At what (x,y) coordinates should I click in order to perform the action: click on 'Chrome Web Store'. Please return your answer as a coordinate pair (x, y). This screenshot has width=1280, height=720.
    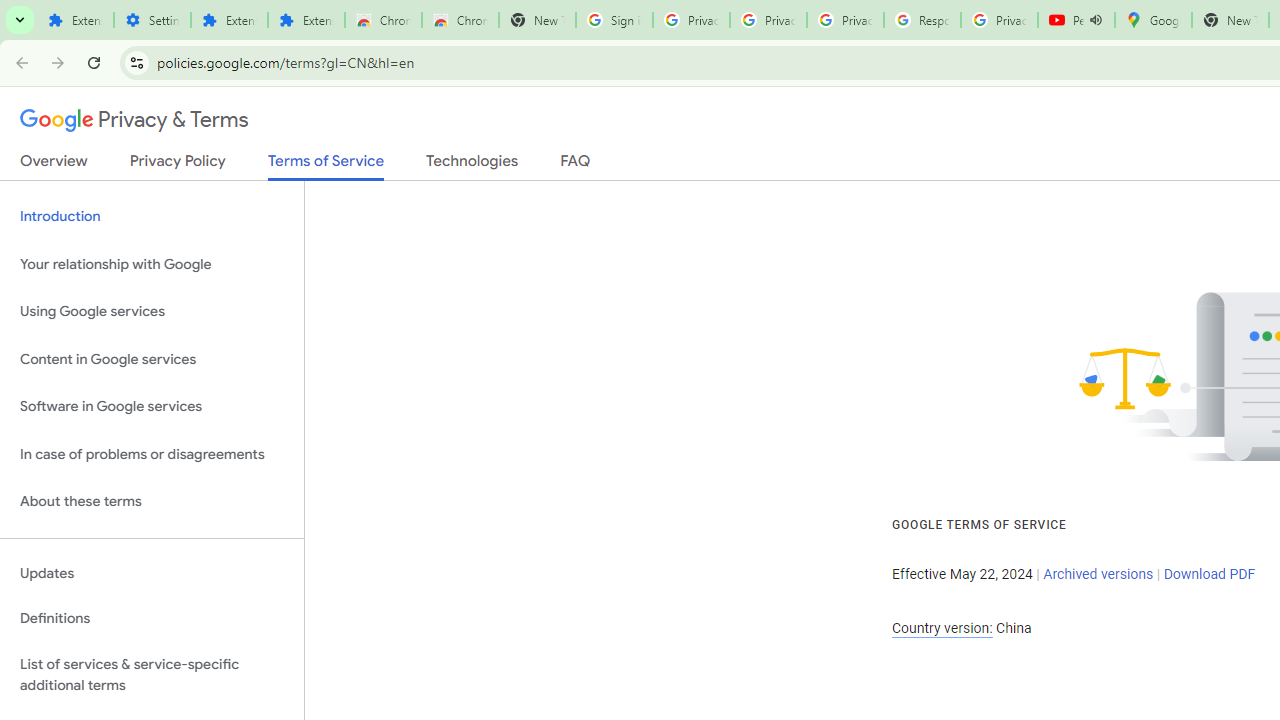
    Looking at the image, I should click on (383, 20).